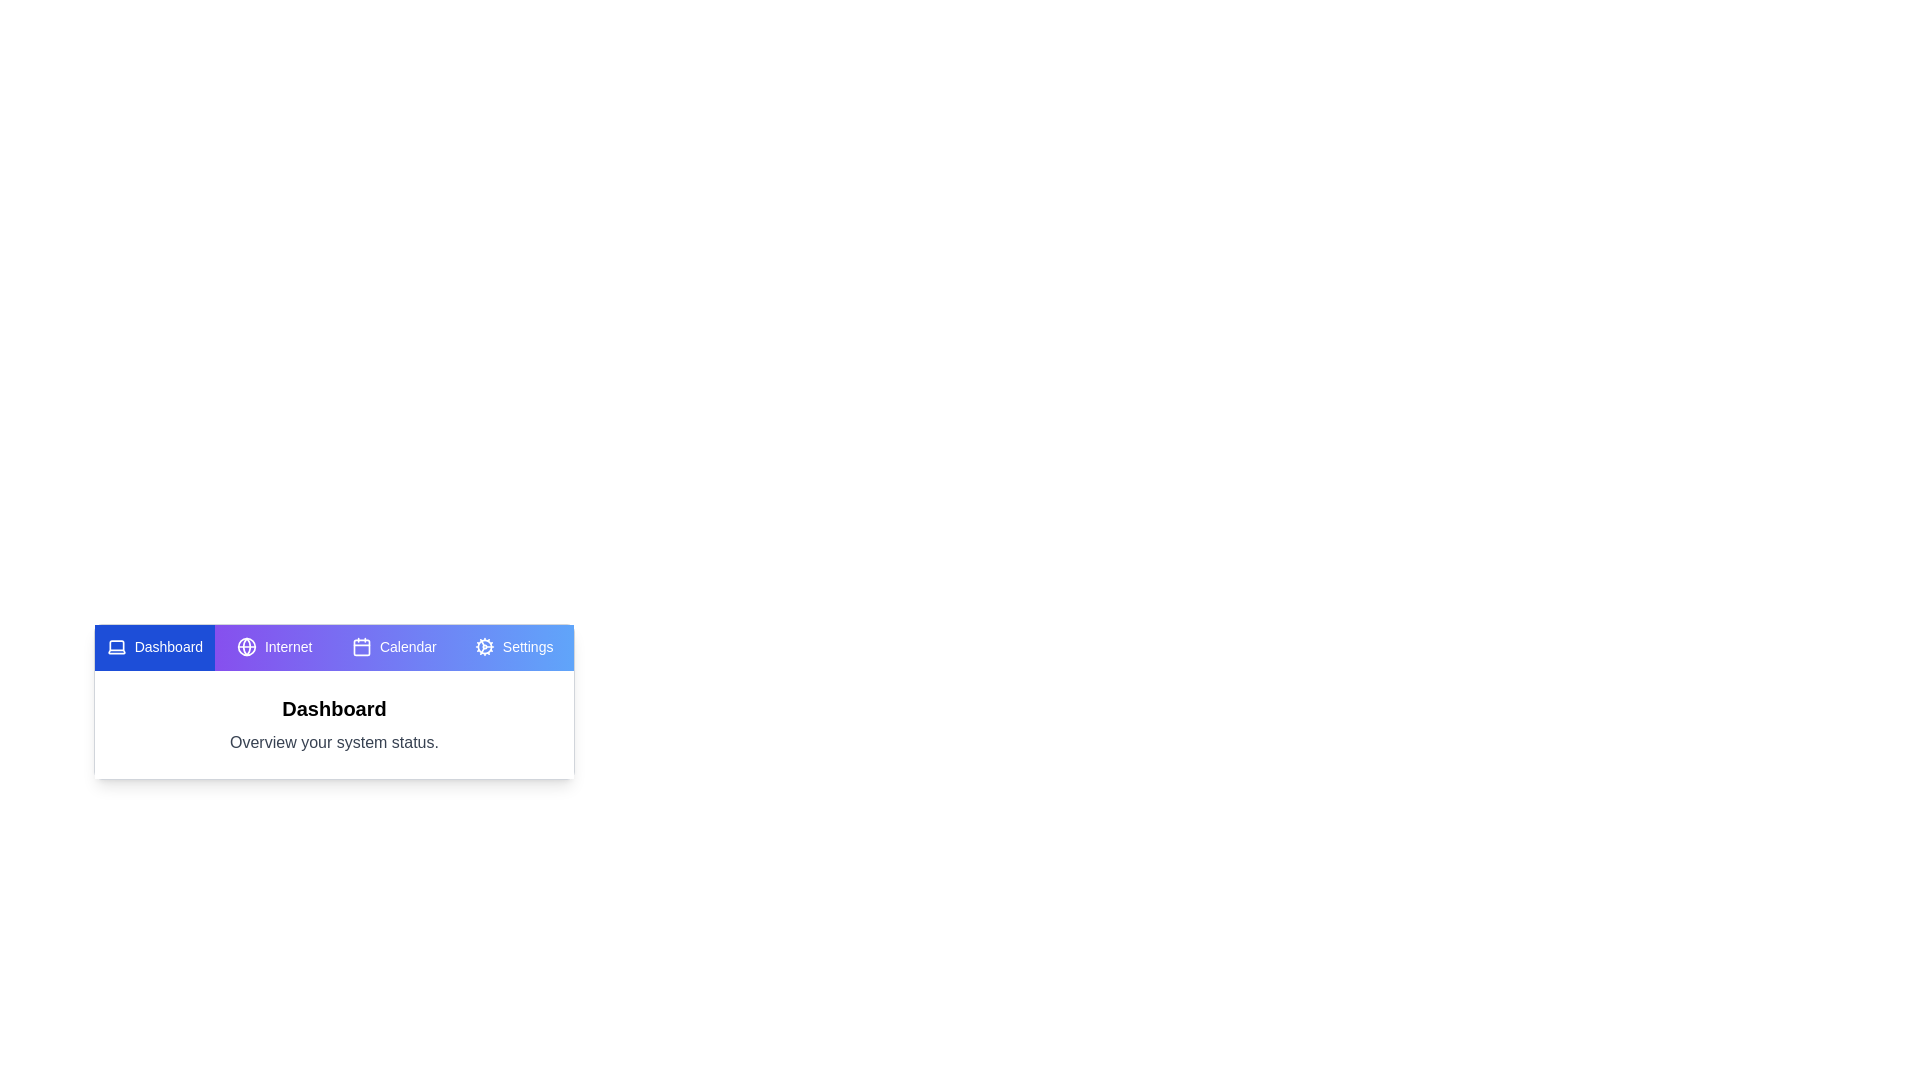 The image size is (1920, 1080). Describe the element at coordinates (153, 648) in the screenshot. I see `the tab labeled Dashboard to view its content` at that location.